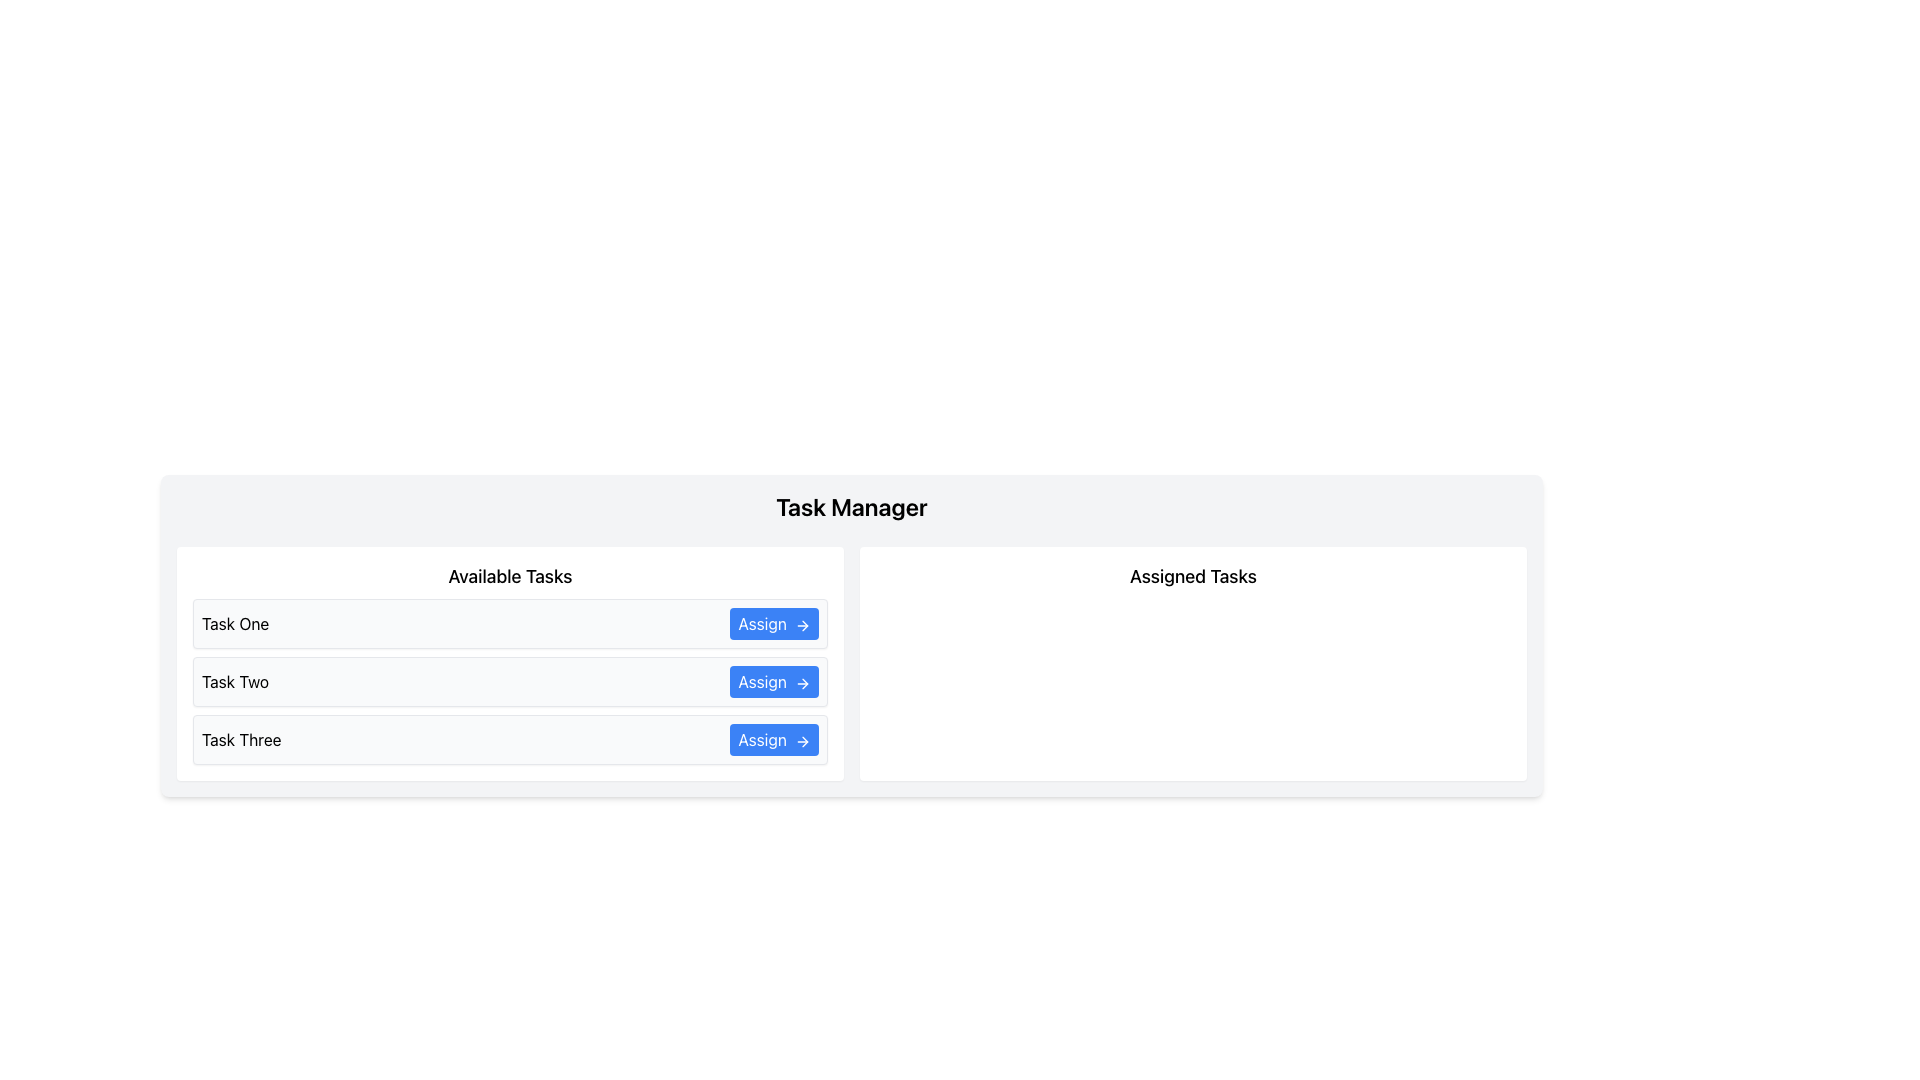 This screenshot has height=1080, width=1920. I want to click on the 'Available Tasks' header text label that categorizes the content below it in the task list section, so click(510, 577).